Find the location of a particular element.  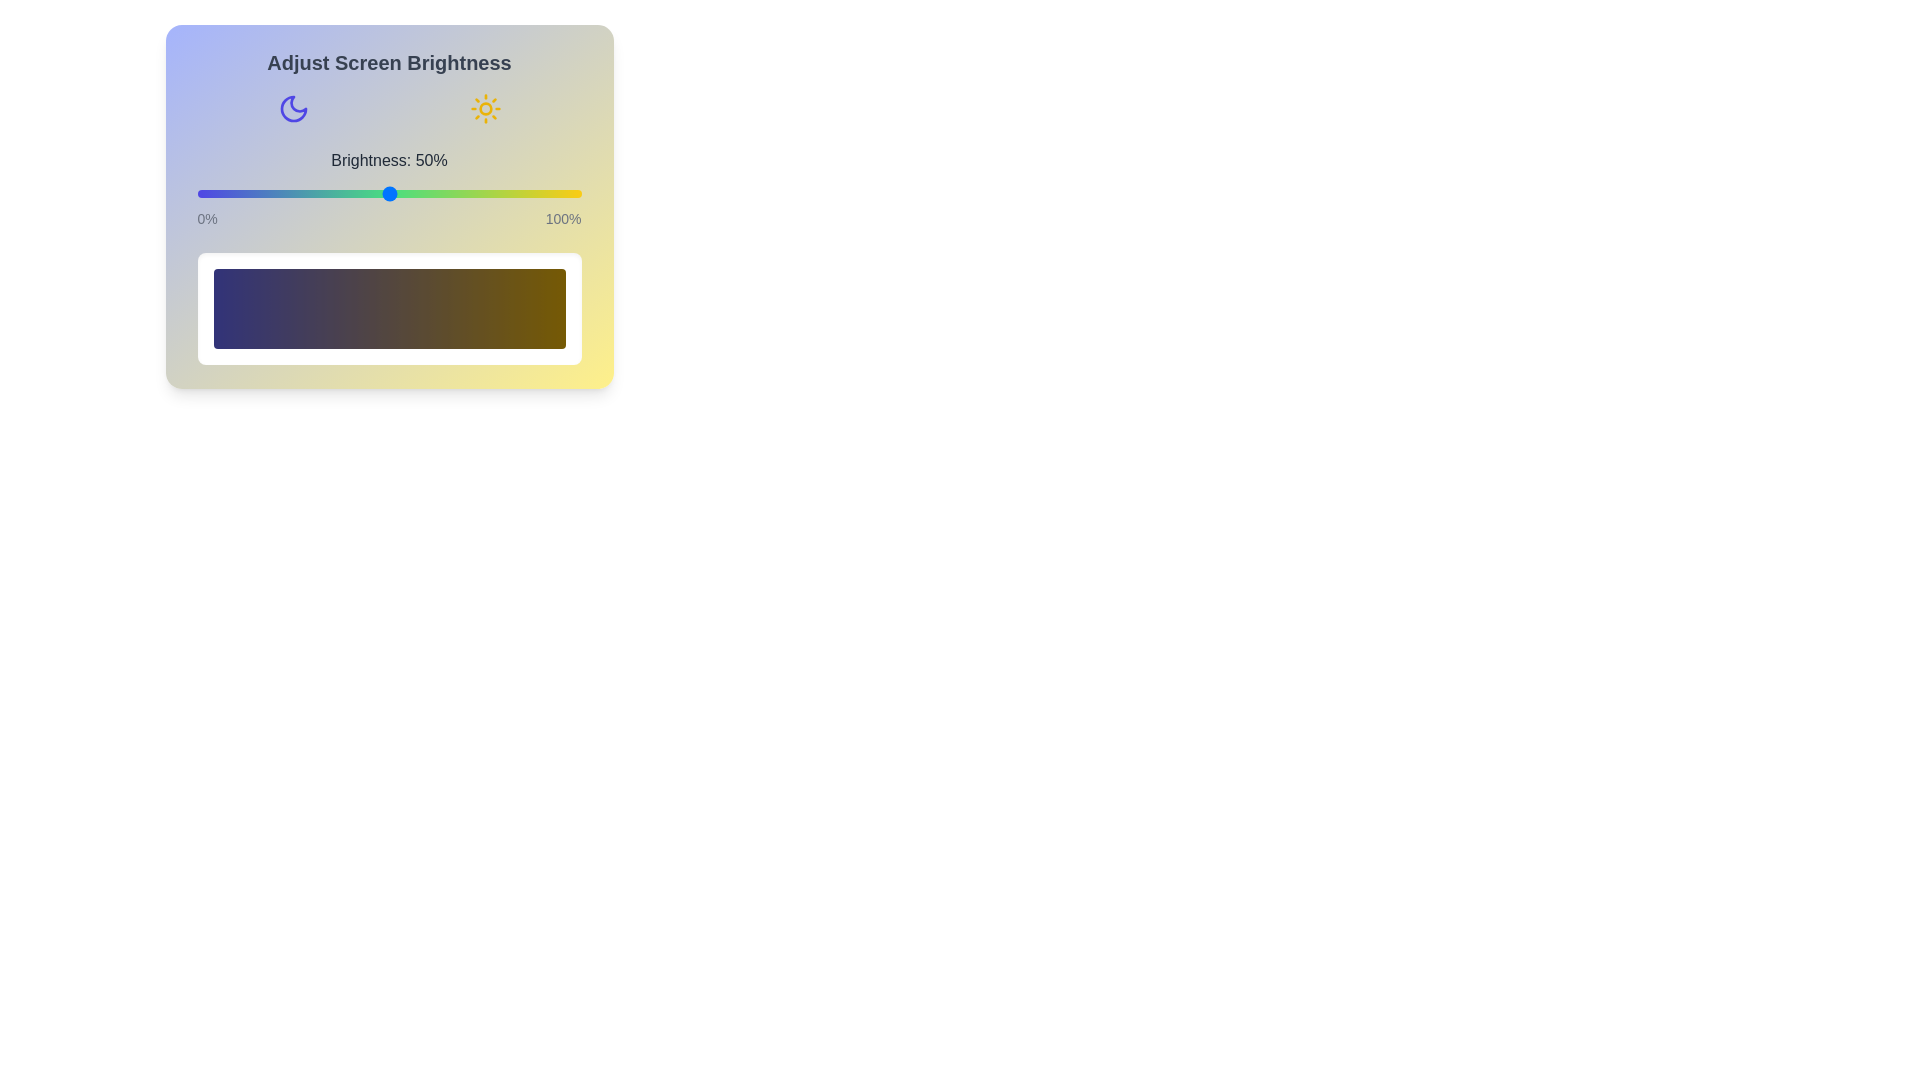

the brightness slider to 70% is located at coordinates (465, 193).